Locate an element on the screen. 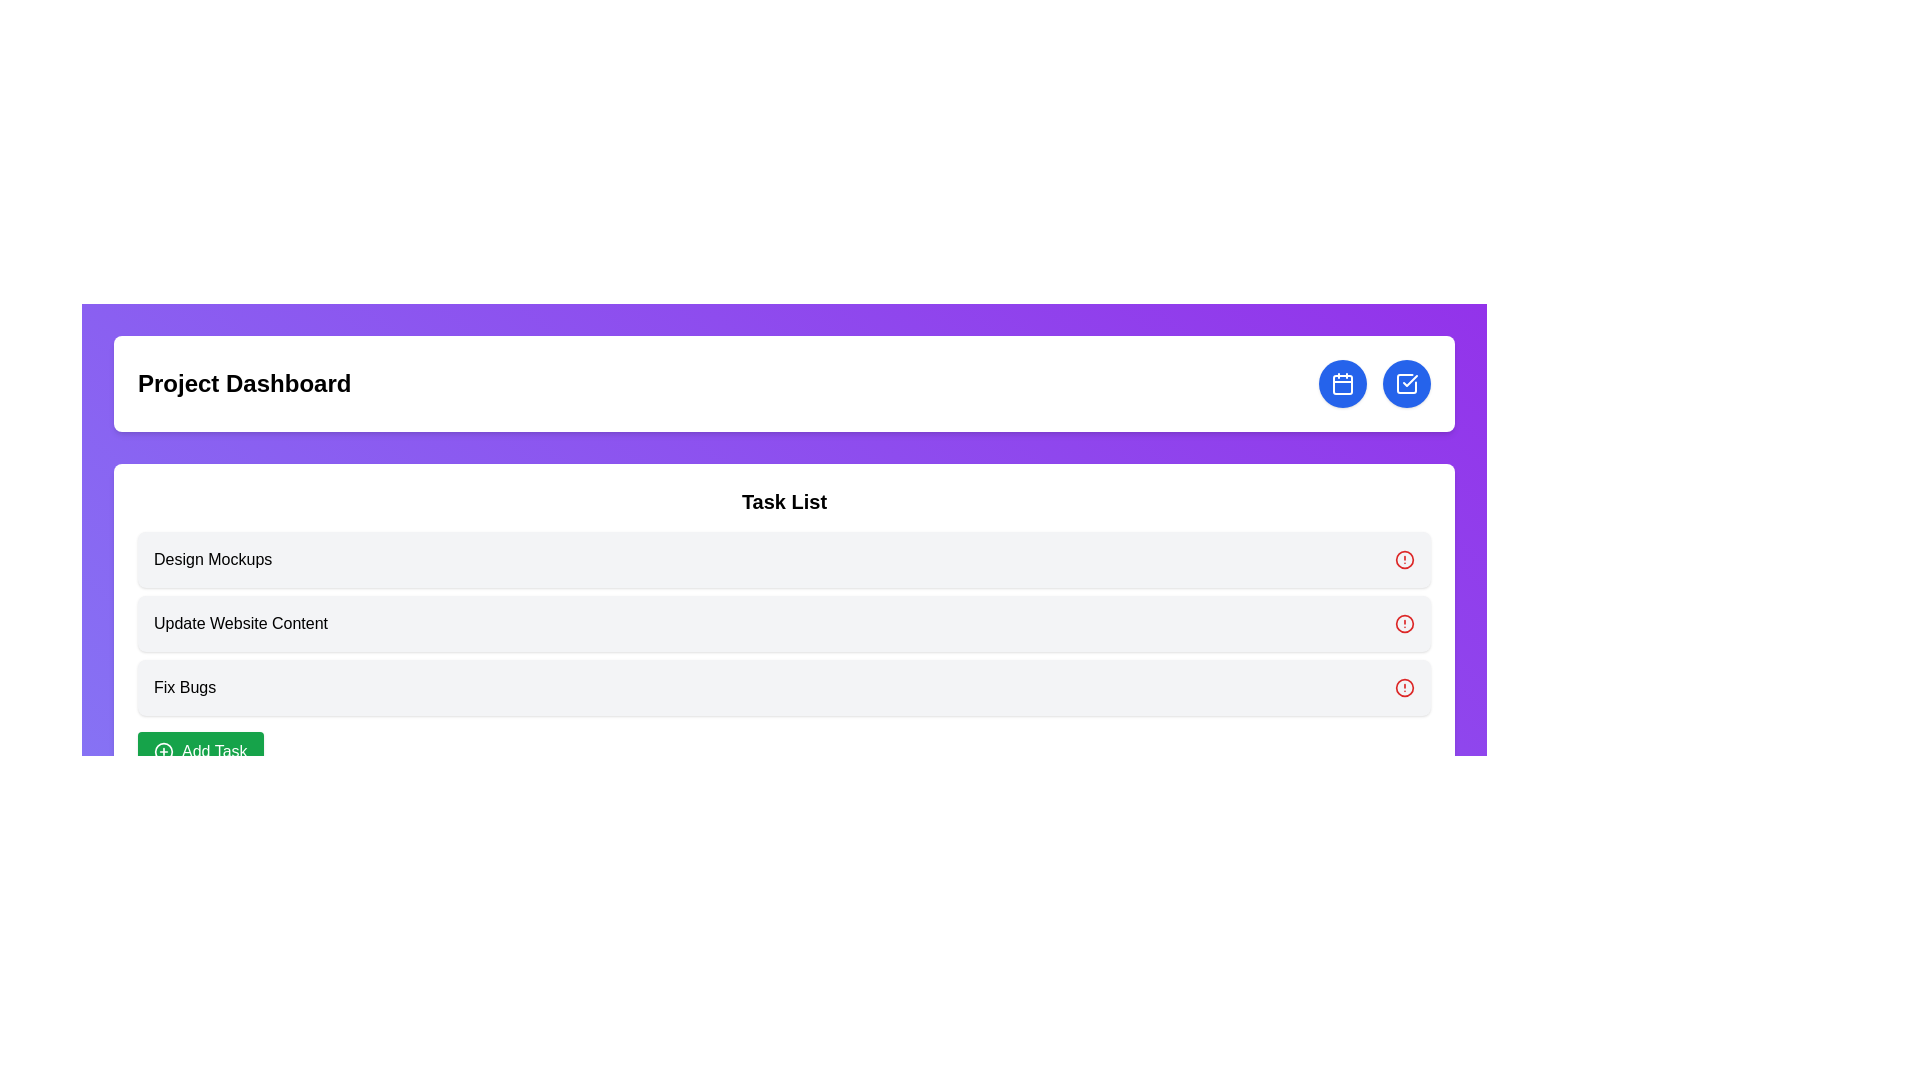 The width and height of the screenshot is (1920, 1080). the visual feedback associated with the circular boundary indicating the 'Fix Bugs' task entry, which is the third icon in a sequence along the right edge of list items is located at coordinates (1404, 686).